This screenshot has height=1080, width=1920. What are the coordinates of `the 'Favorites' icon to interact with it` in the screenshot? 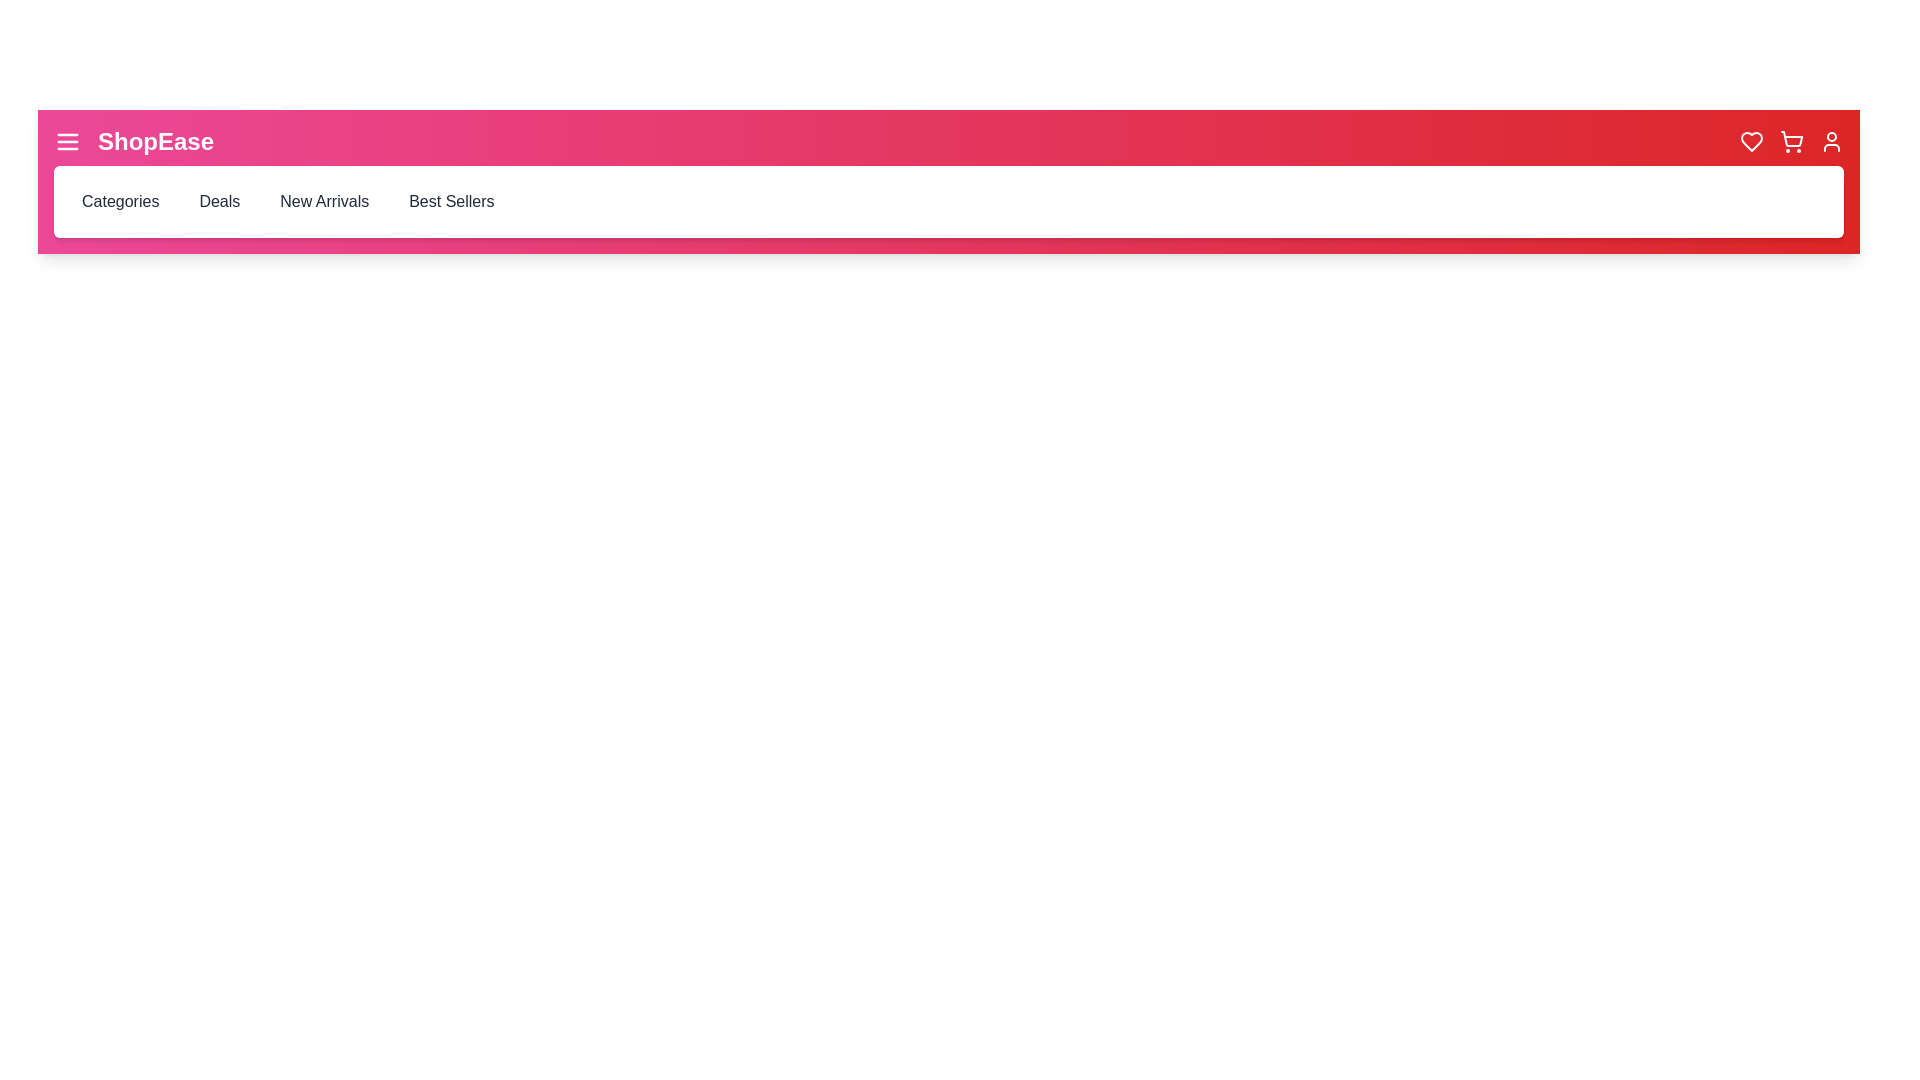 It's located at (1751, 141).